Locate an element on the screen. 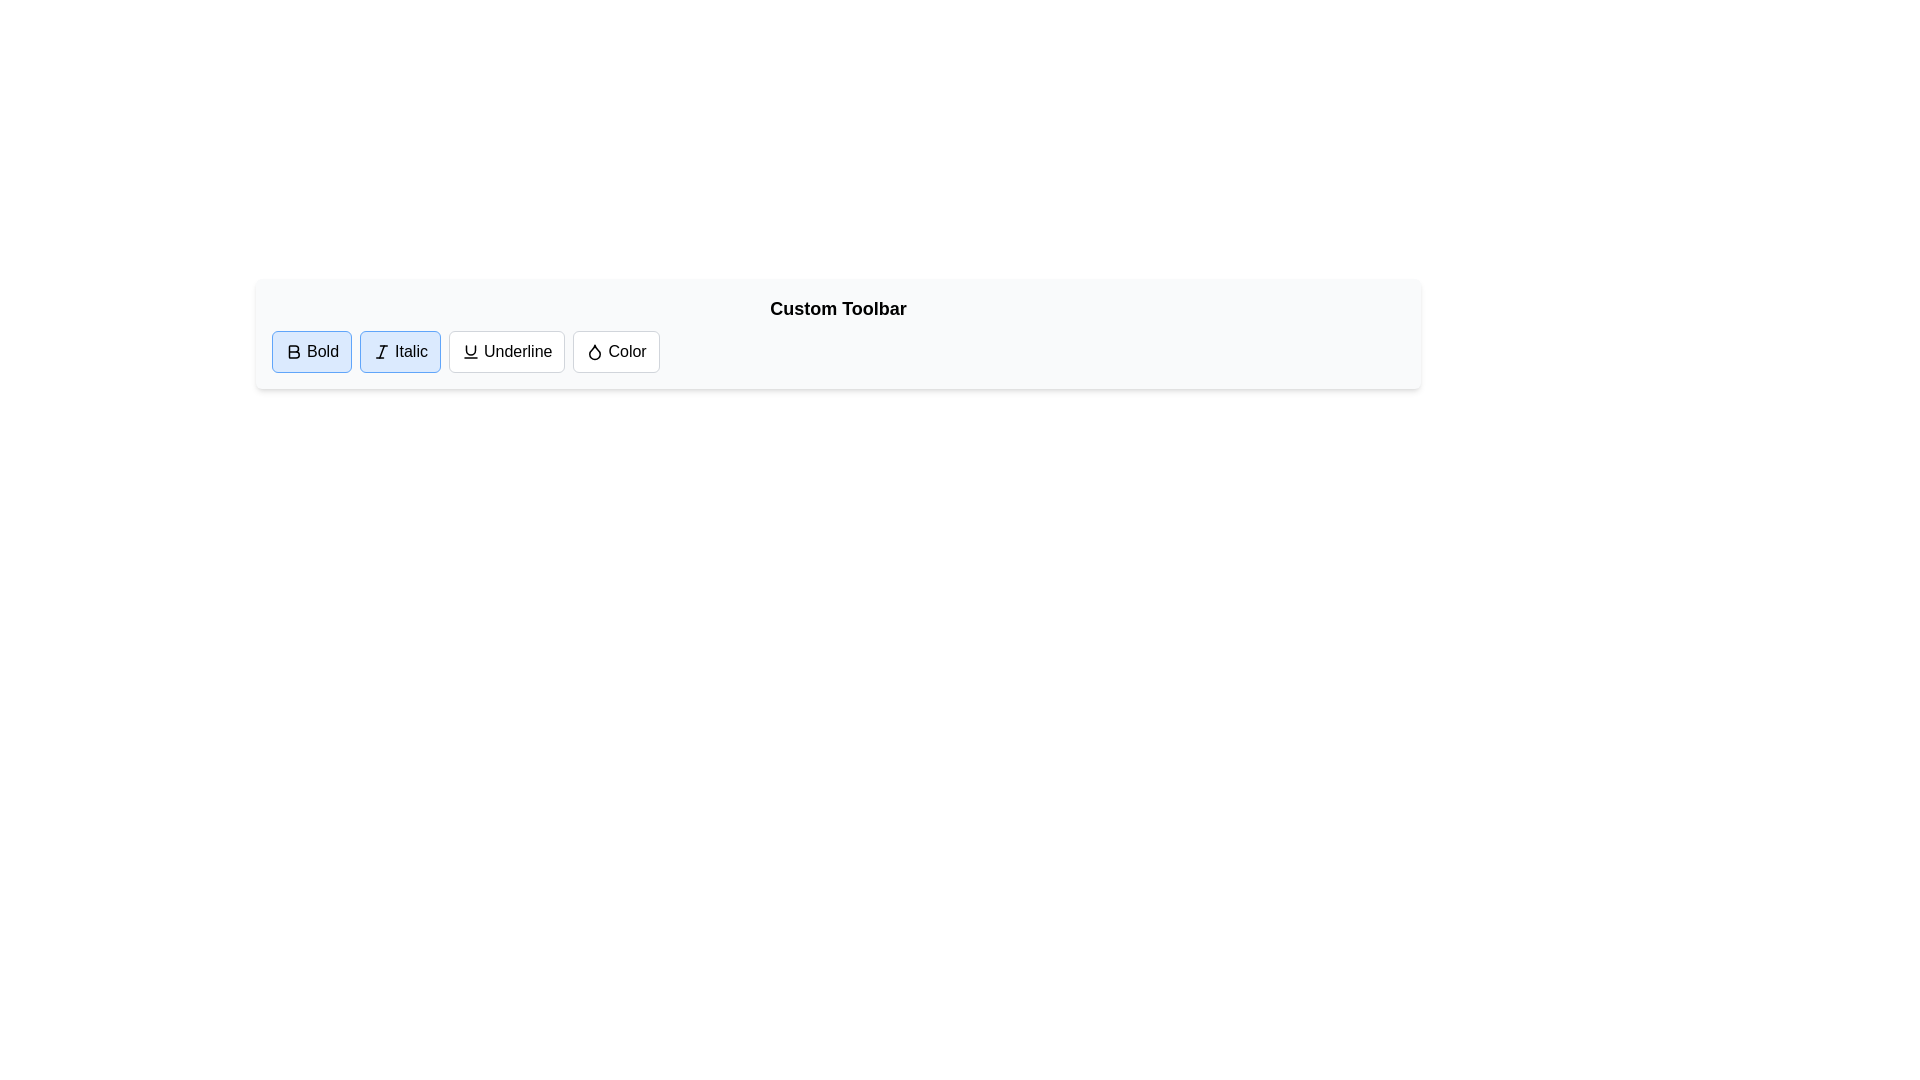  the 'Italic' text label, which is located inside the second button of the toolbar, positioned between the 'Bold' and 'Underline' buttons is located at coordinates (410, 350).